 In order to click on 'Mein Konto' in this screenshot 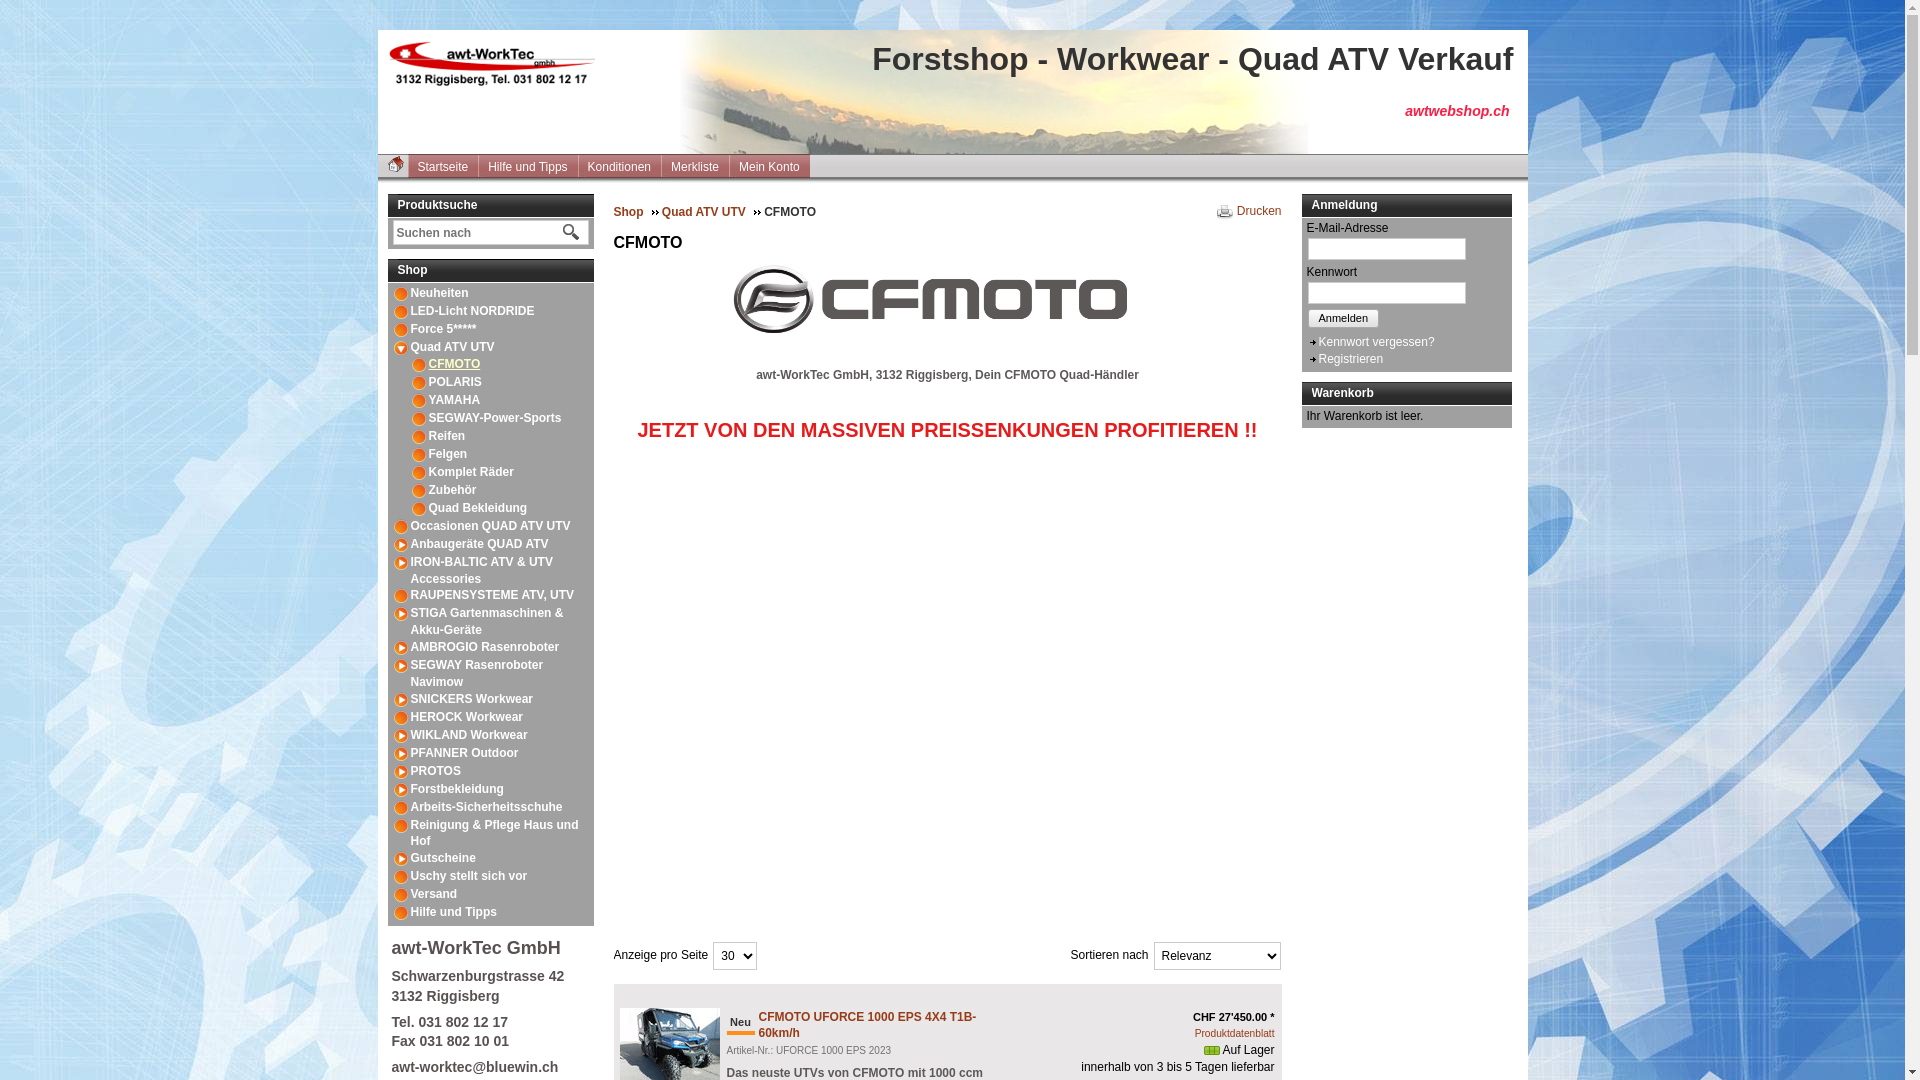, I will do `click(773, 165)`.